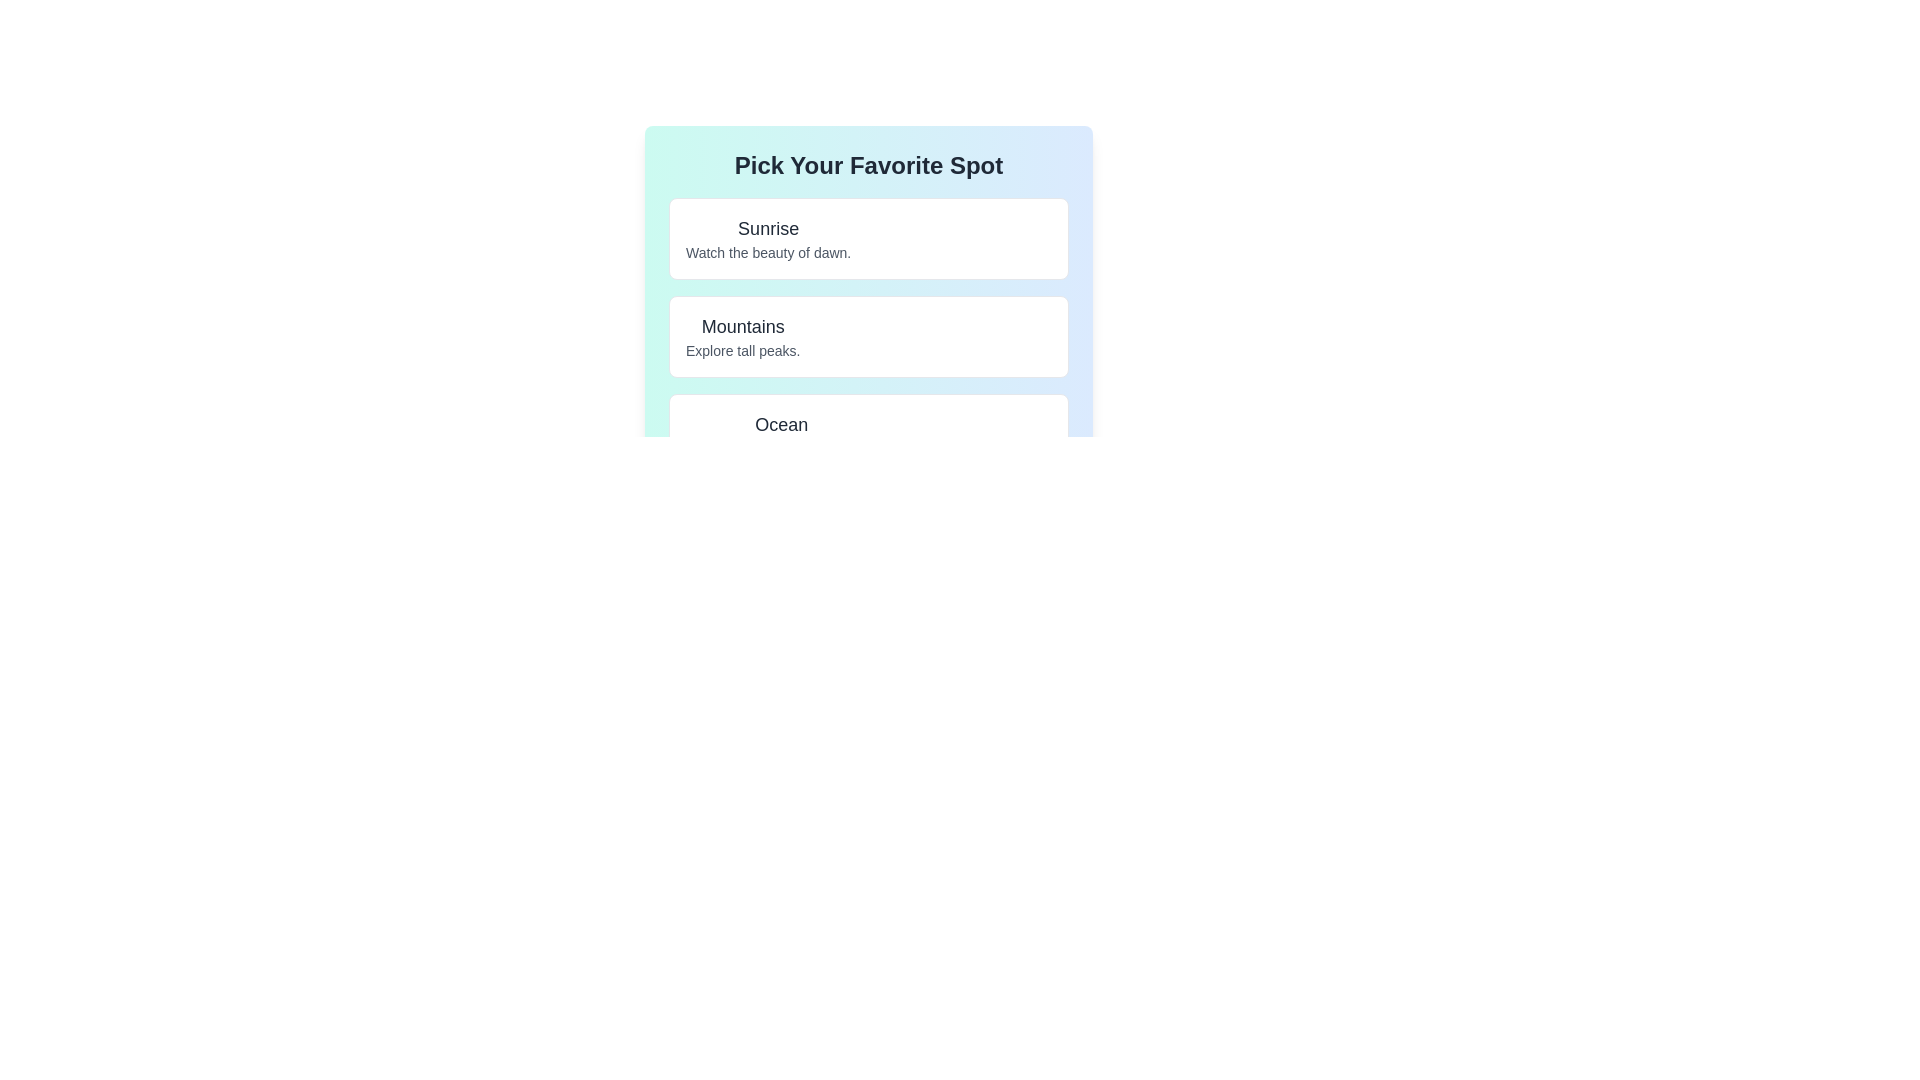  I want to click on the static text element that displays the preference for mountainous landscapes, which is the second option in a vertical list of three options, so click(742, 335).